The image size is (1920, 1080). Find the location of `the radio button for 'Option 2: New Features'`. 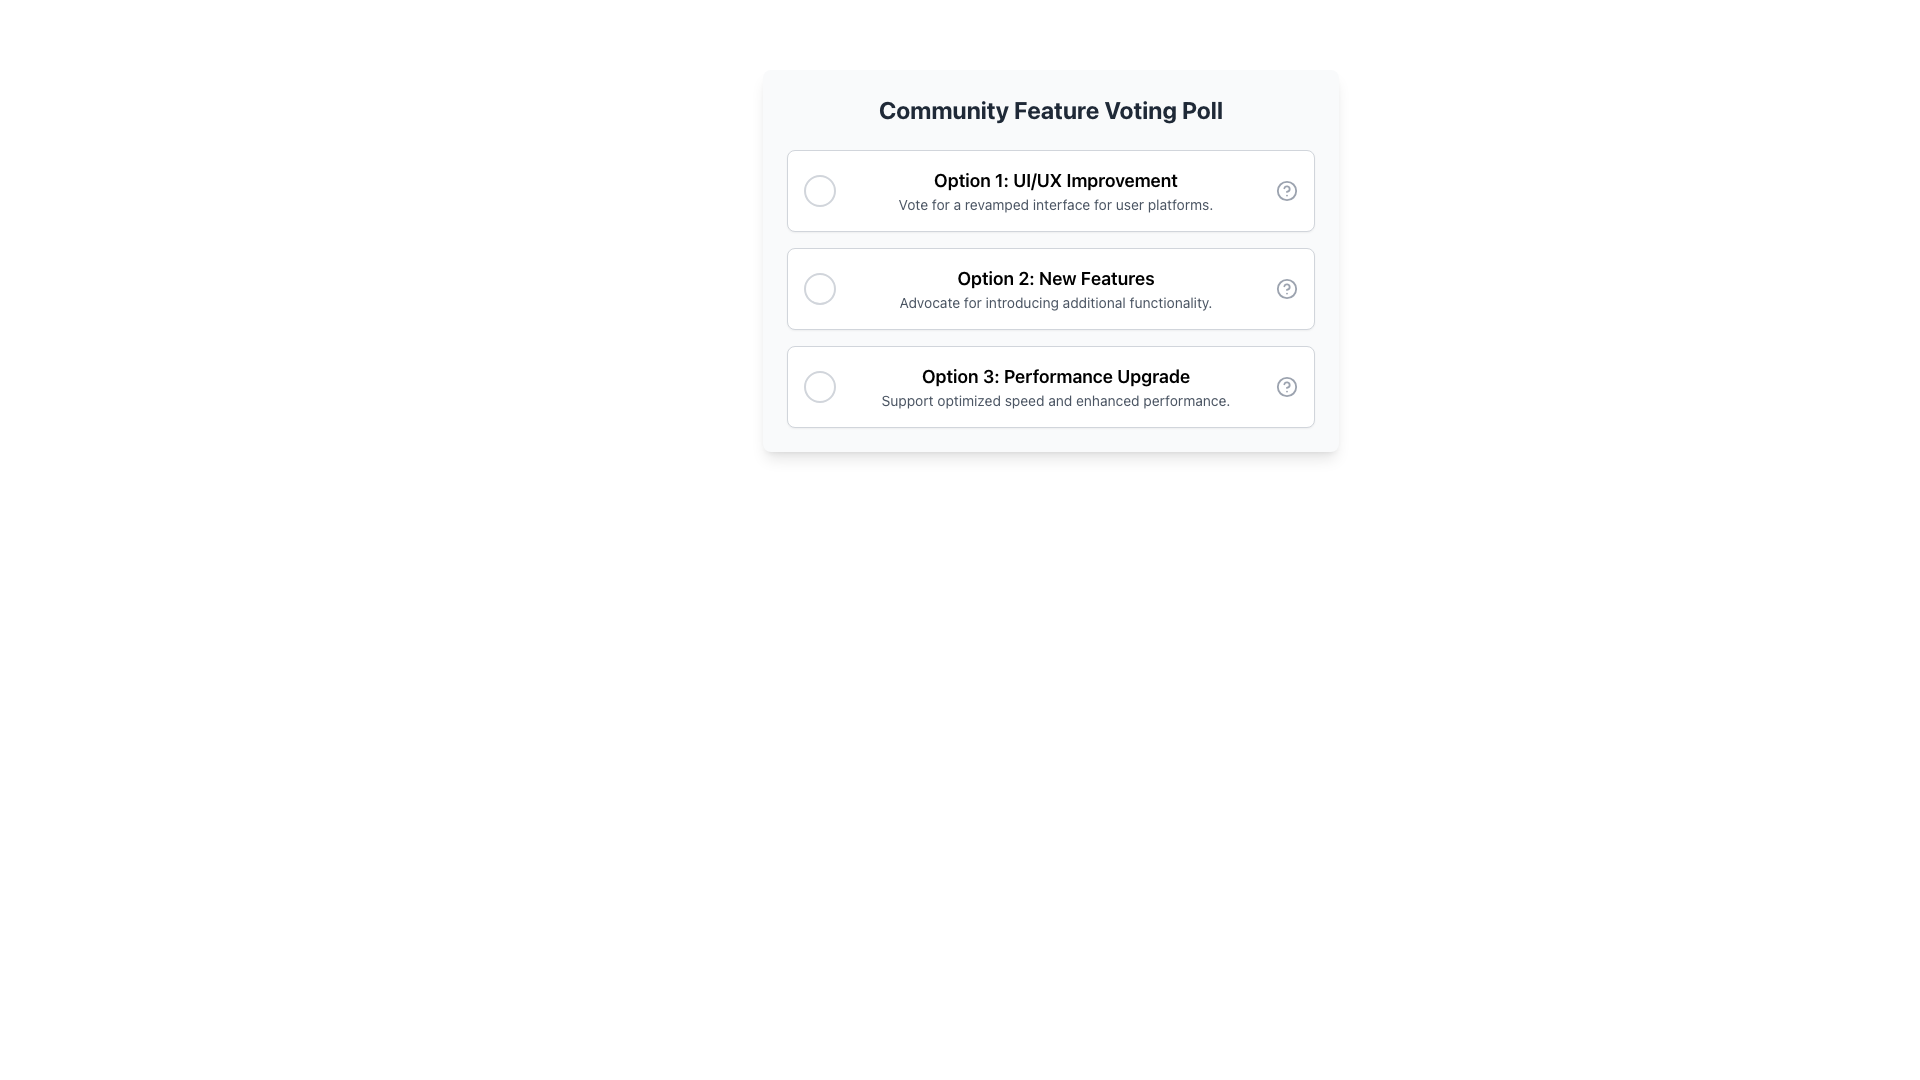

the radio button for 'Option 2: New Features' is located at coordinates (820, 289).